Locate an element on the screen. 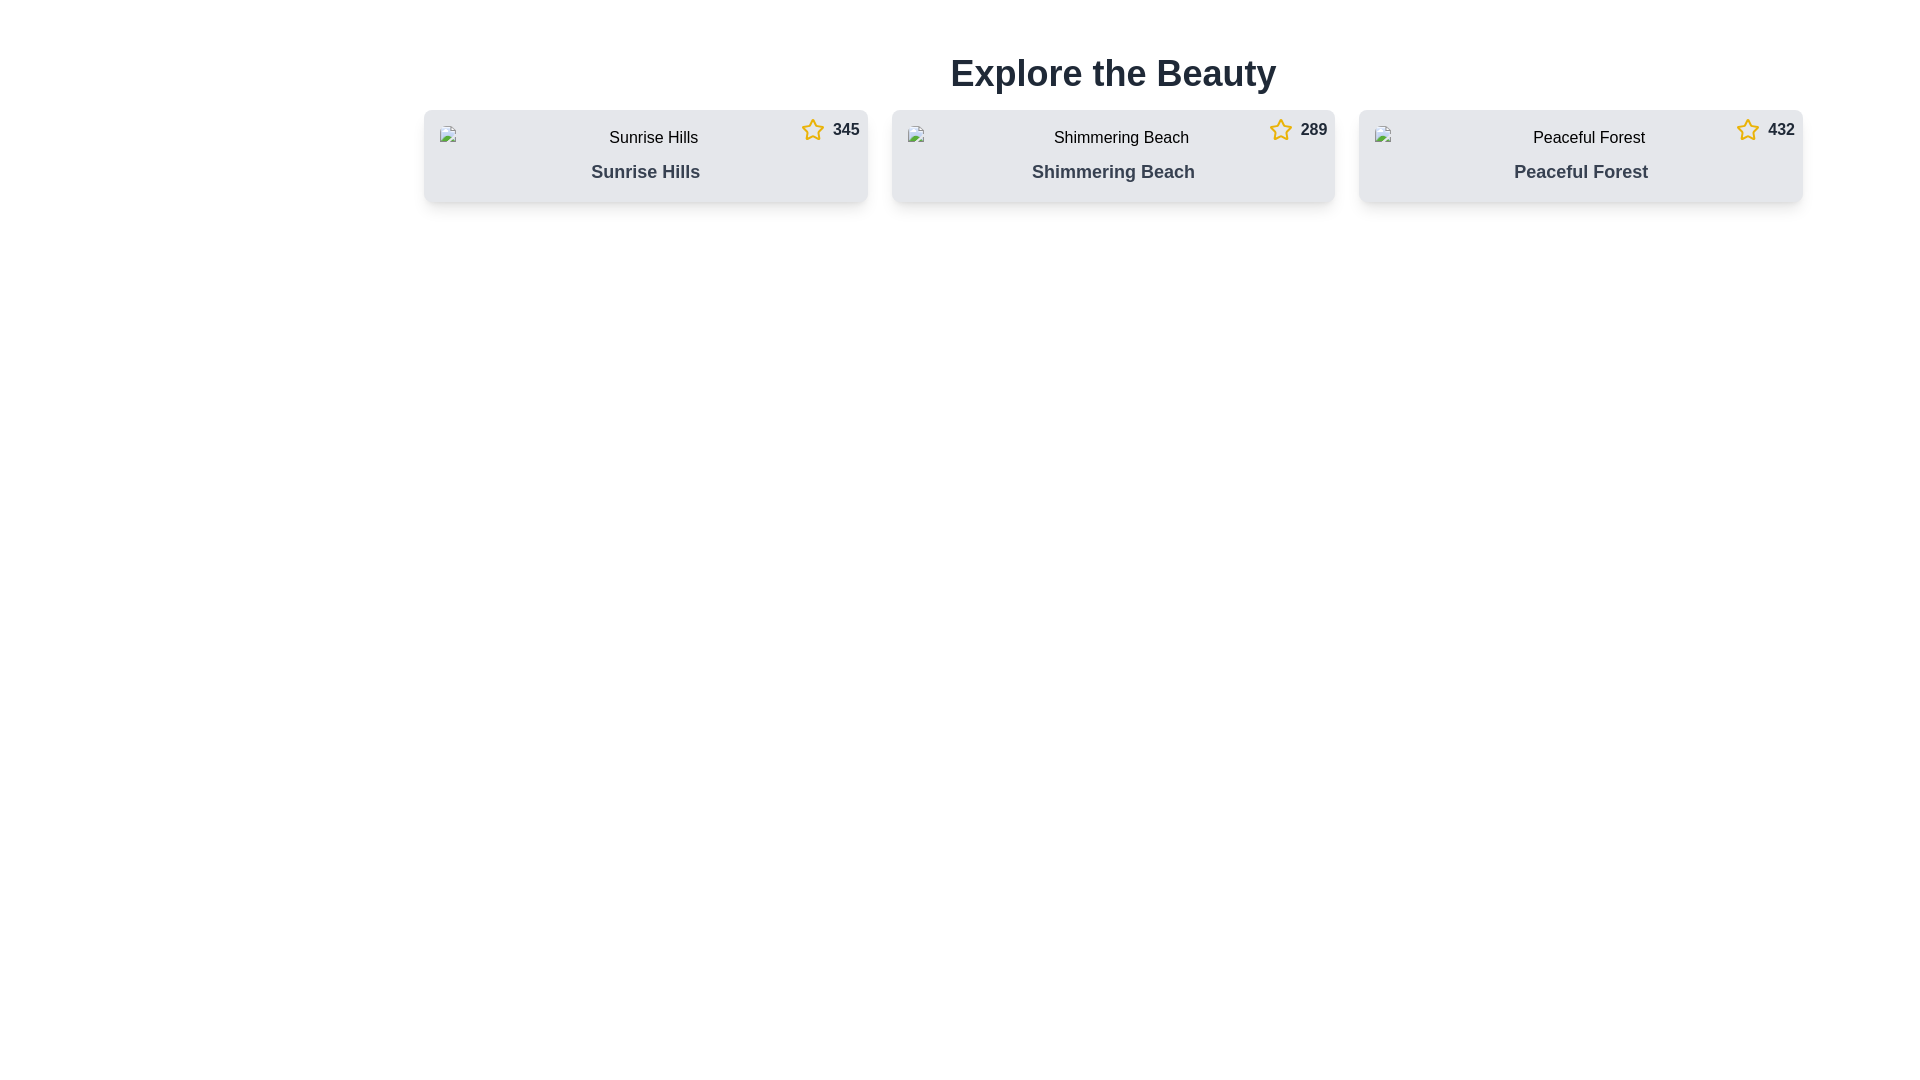 Image resolution: width=1920 pixels, height=1080 pixels. the yellow star-shaped icon with the text '432' to rate it, located in the top-right corner of the 'Peaceful Forest' card is located at coordinates (1765, 130).